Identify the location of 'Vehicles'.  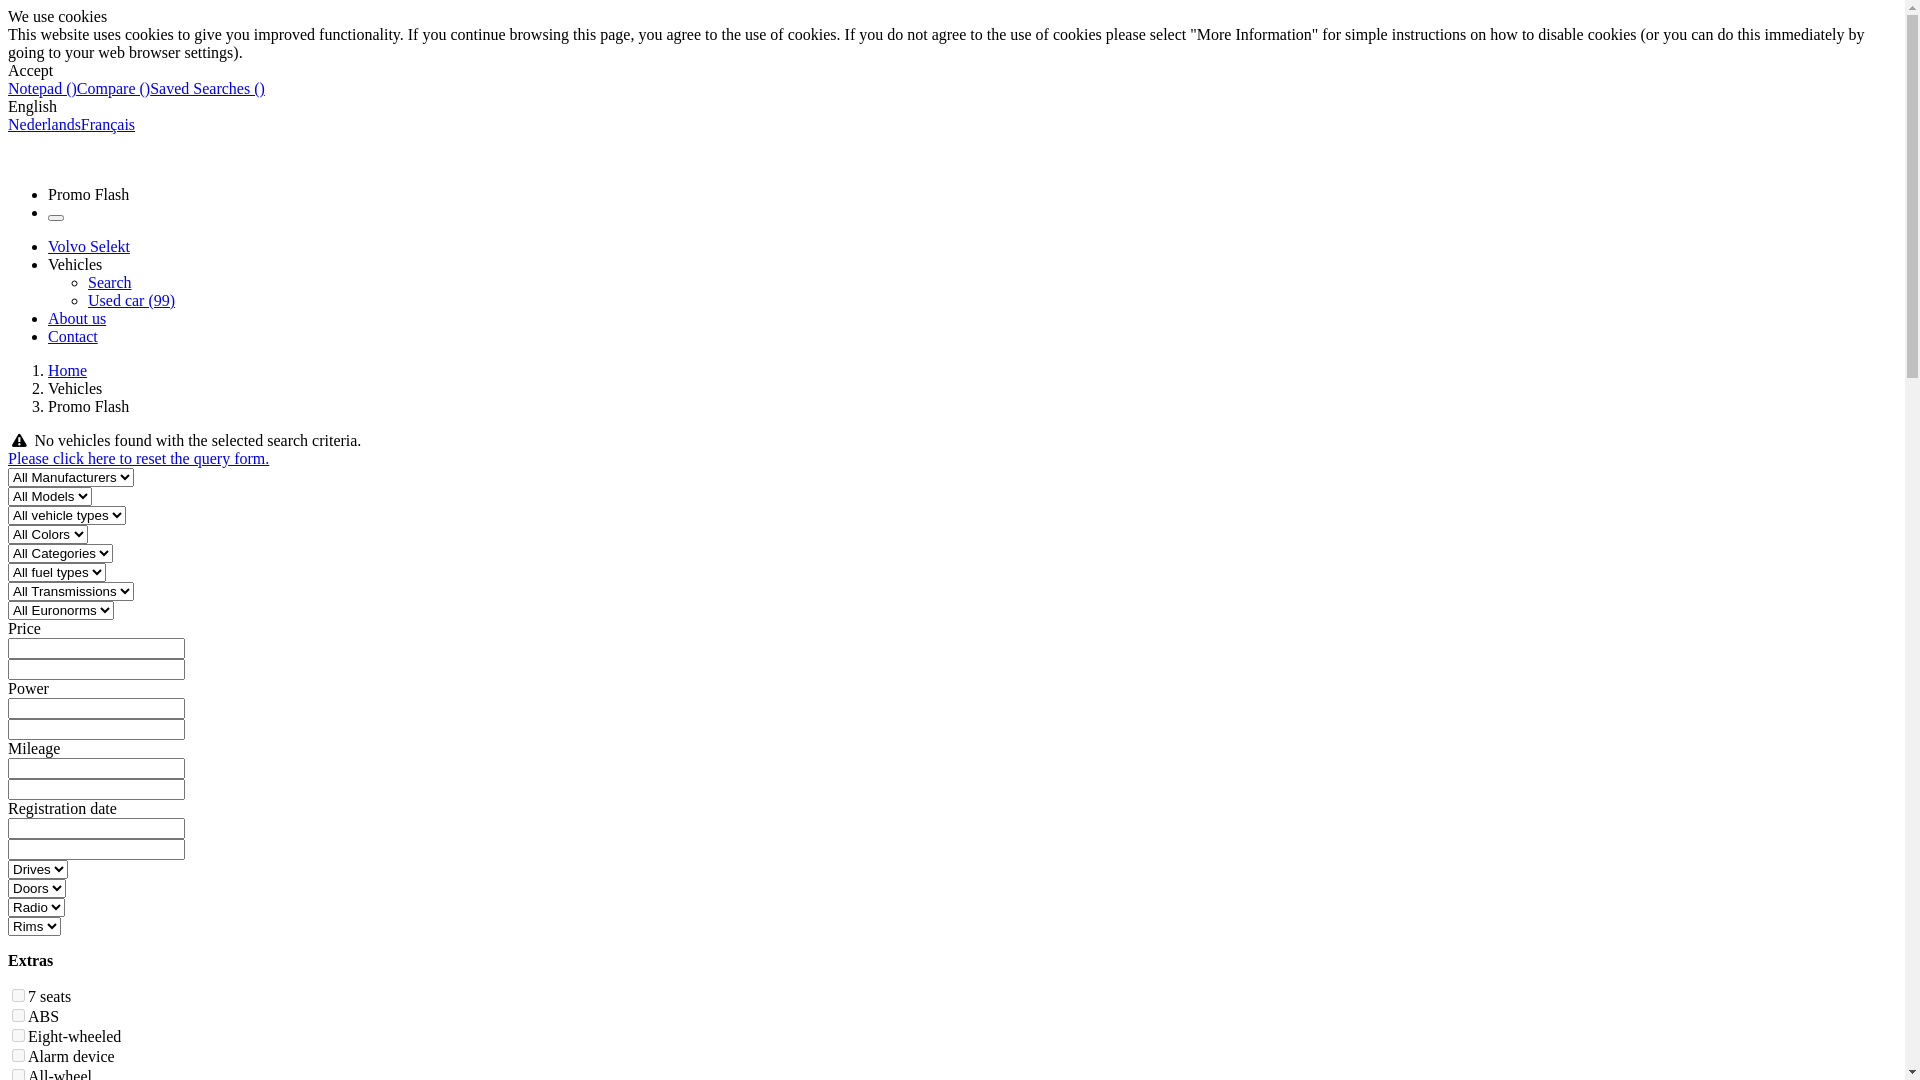
(48, 263).